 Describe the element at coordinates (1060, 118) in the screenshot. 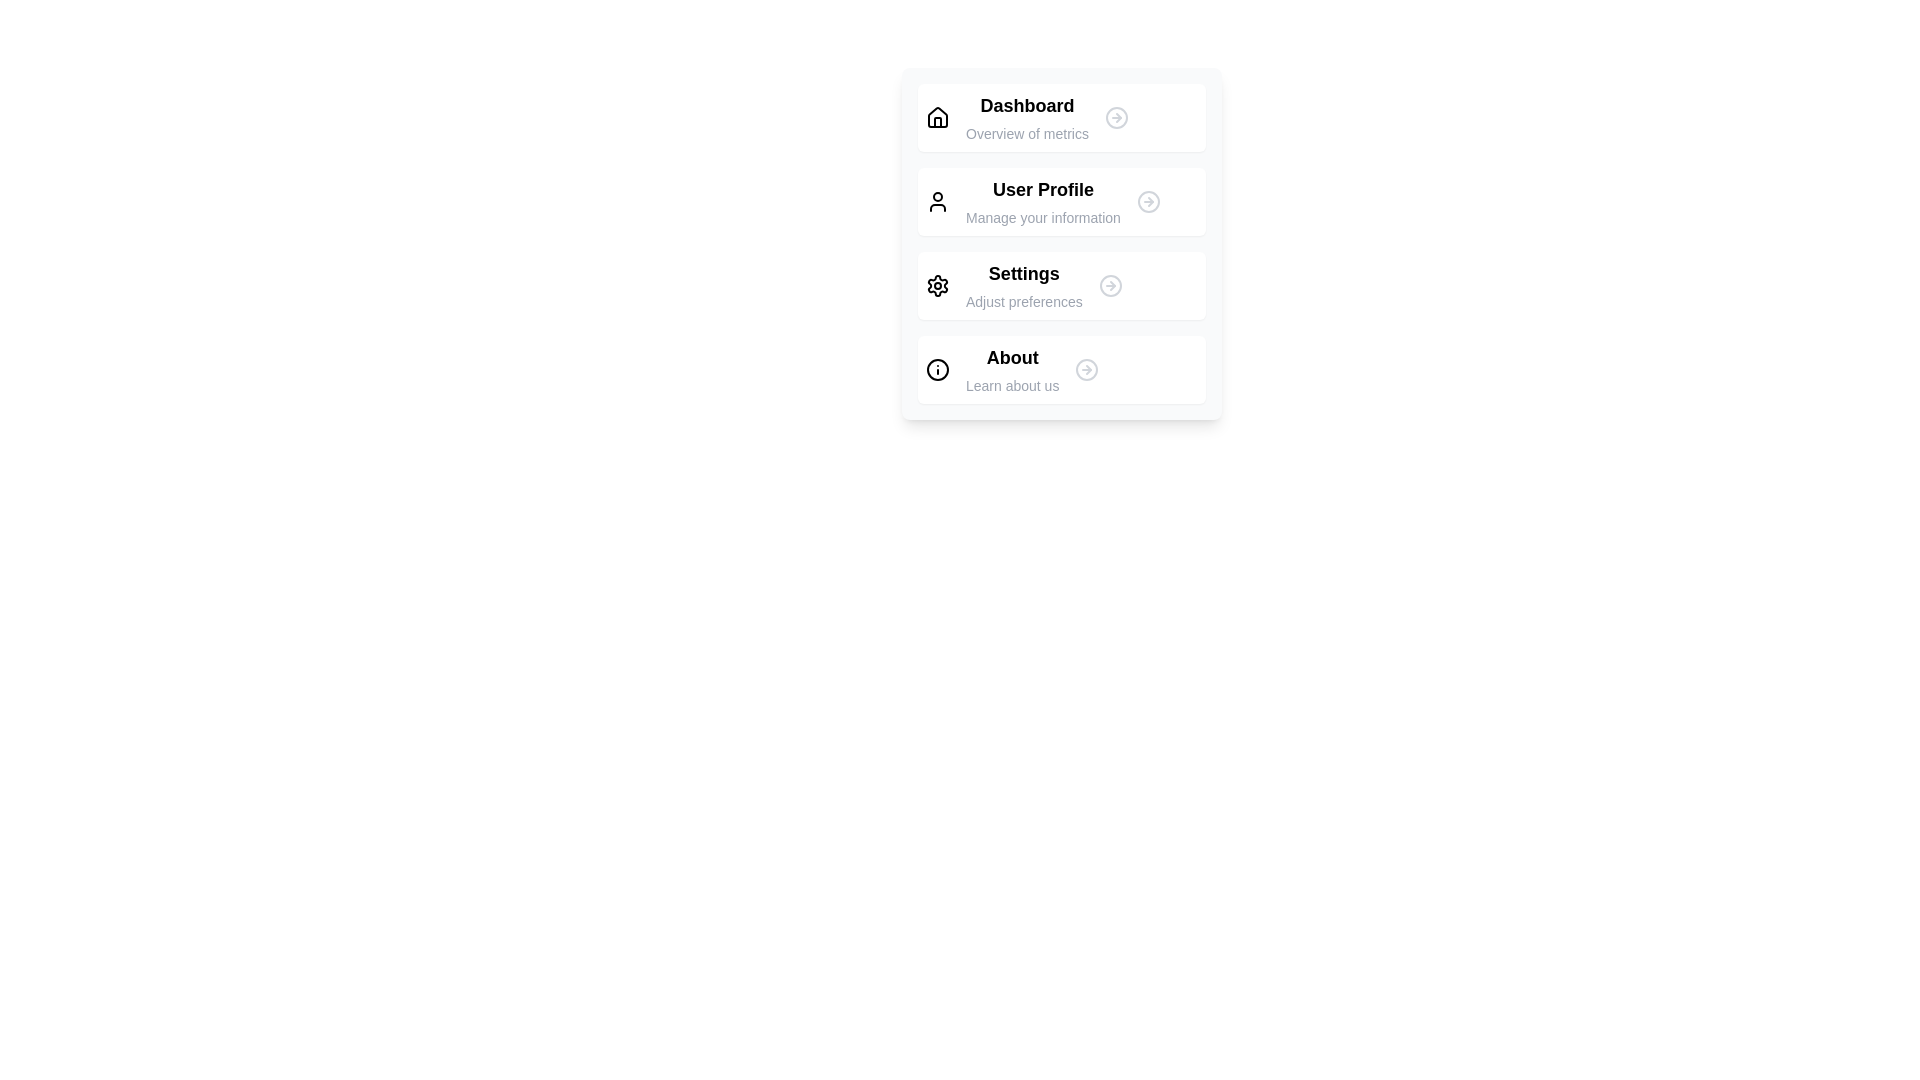

I see `the 'Dashboard' section header list item, which includes a house icon on the left and an arrow on the right` at that location.